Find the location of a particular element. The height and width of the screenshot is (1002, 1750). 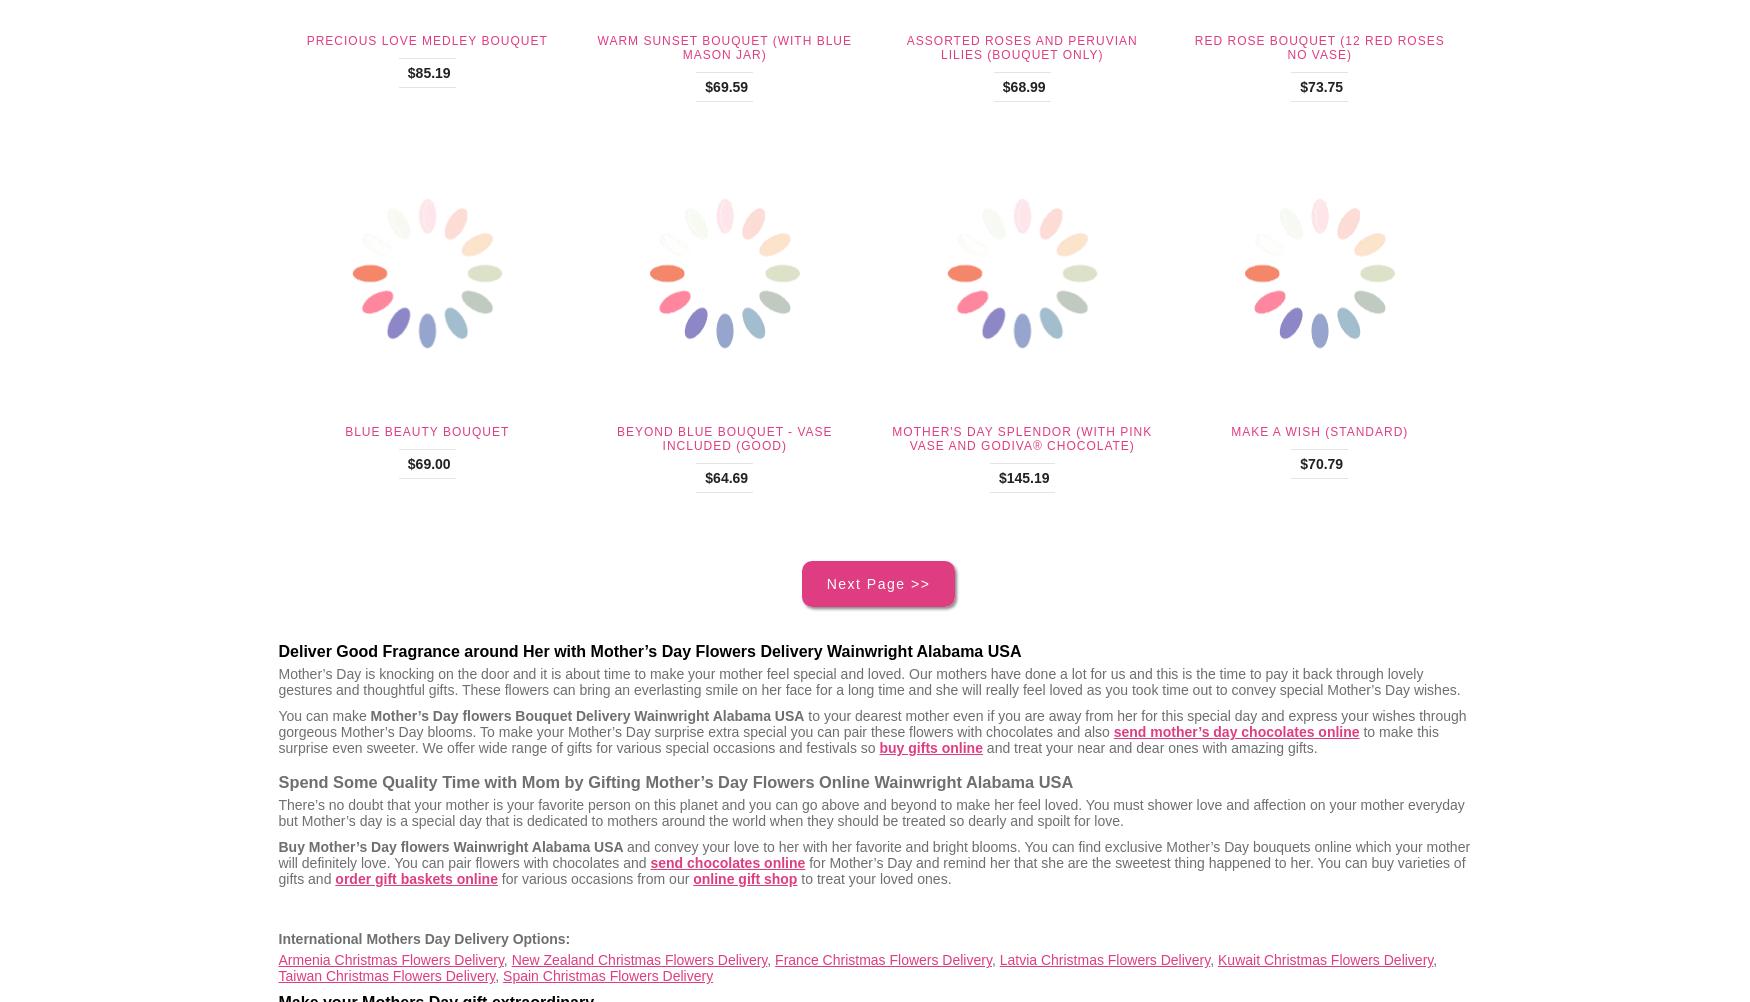

'New Zealand Christmas Flowers Delivery' is located at coordinates (637, 959).